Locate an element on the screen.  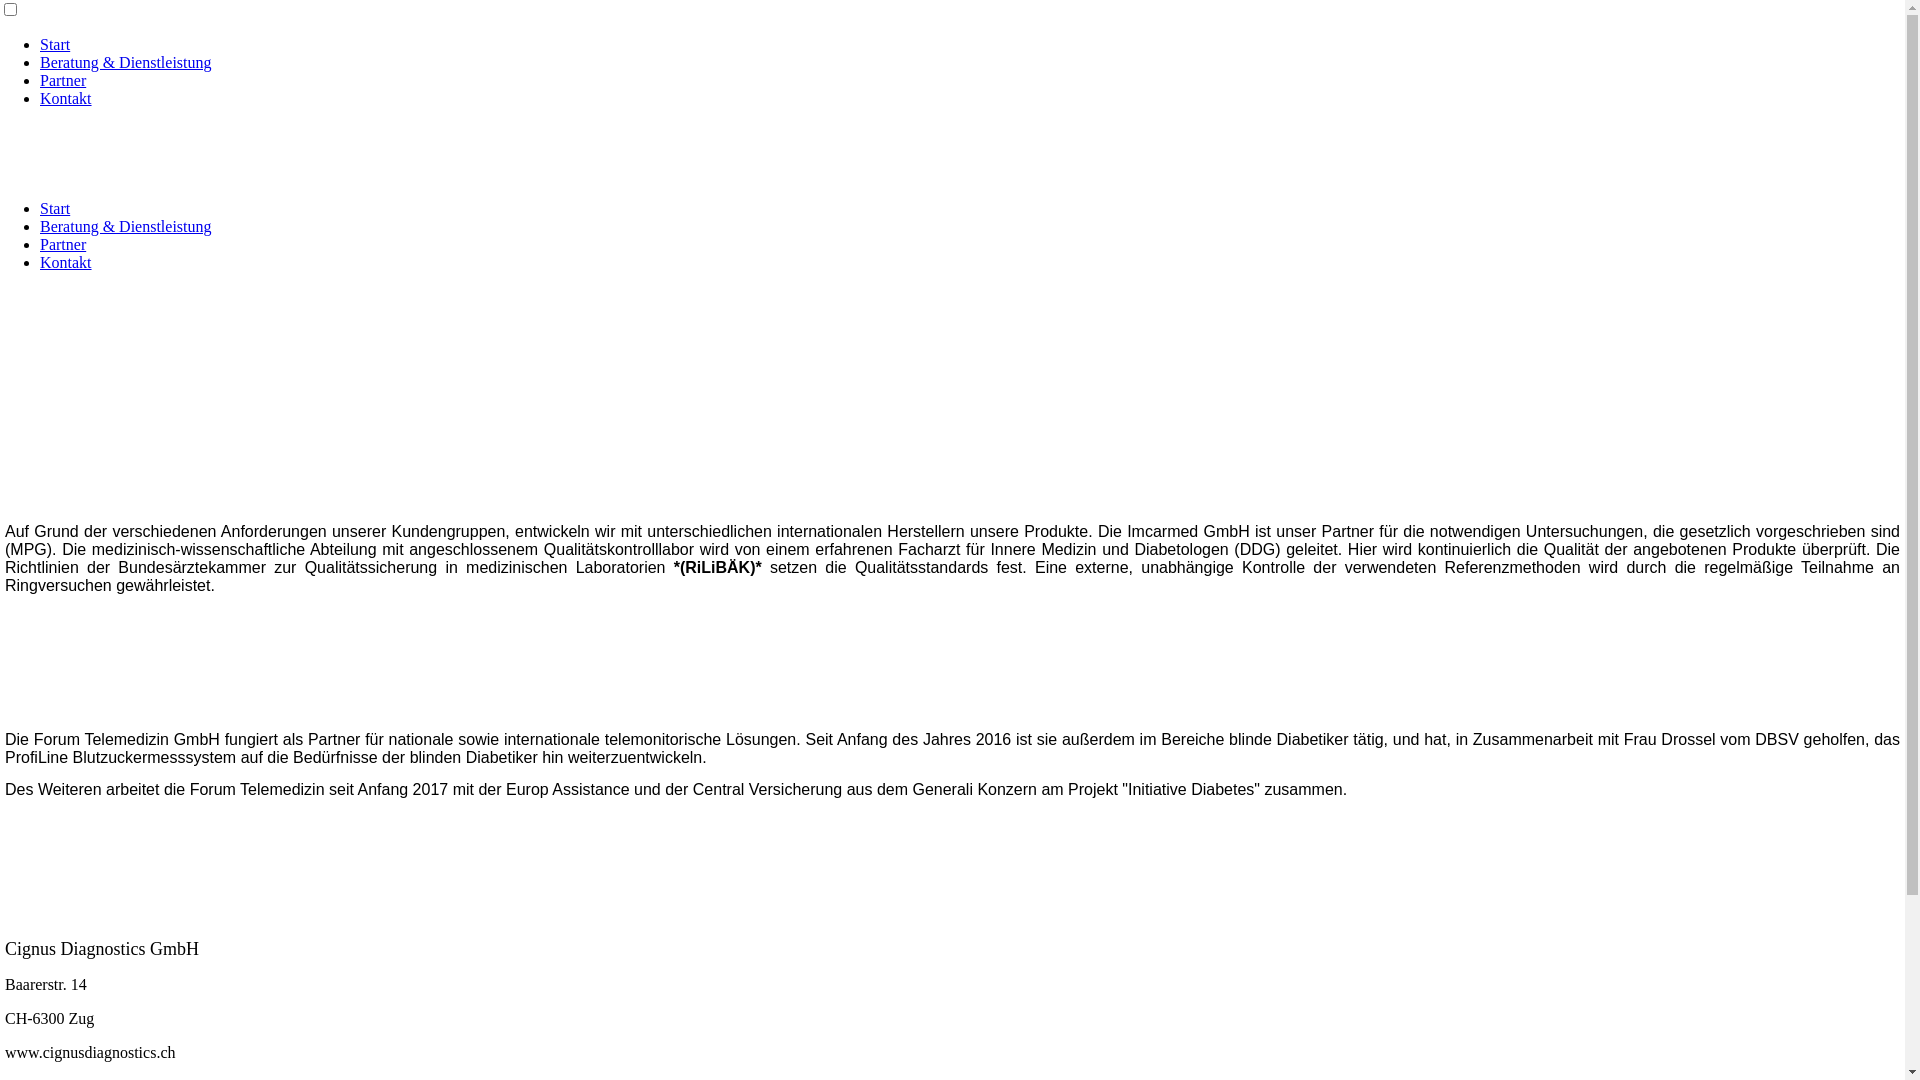
'Start' is located at coordinates (54, 208).